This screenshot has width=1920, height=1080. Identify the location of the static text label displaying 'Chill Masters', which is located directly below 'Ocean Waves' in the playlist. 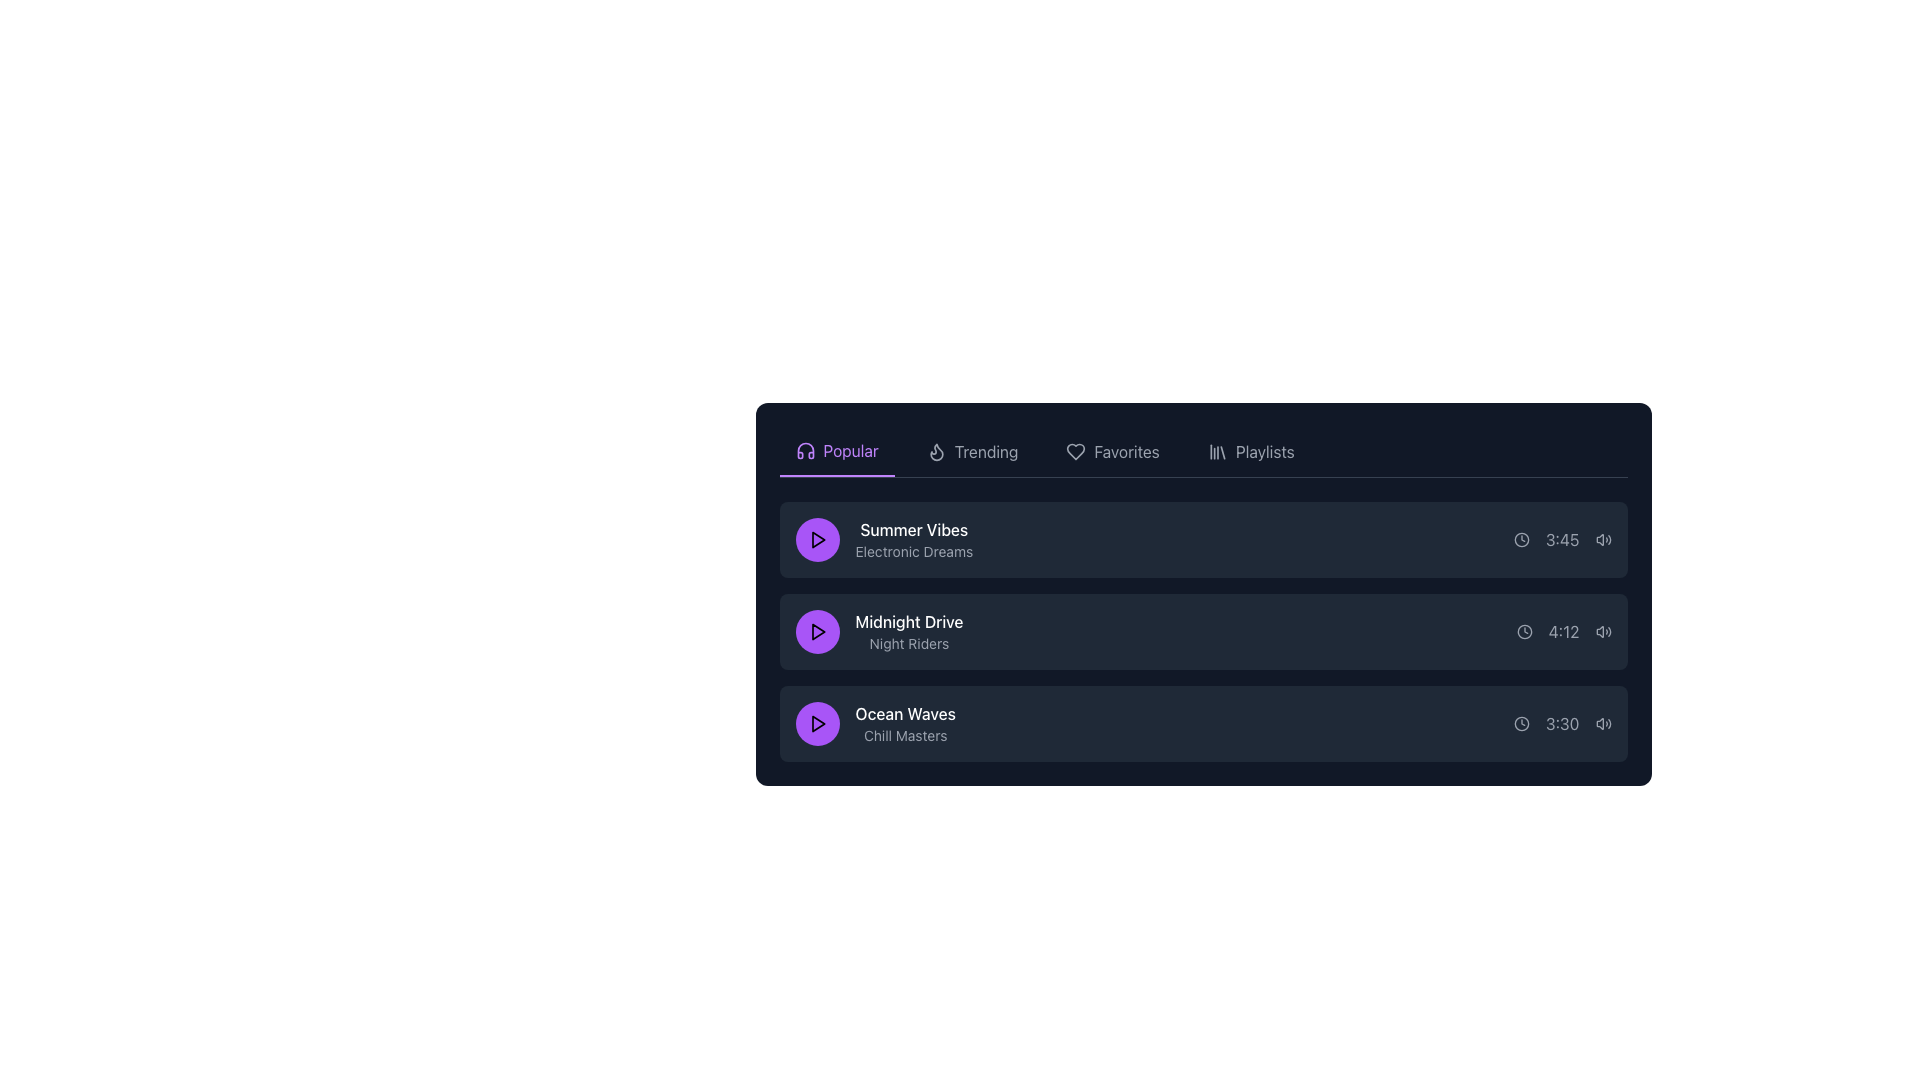
(904, 736).